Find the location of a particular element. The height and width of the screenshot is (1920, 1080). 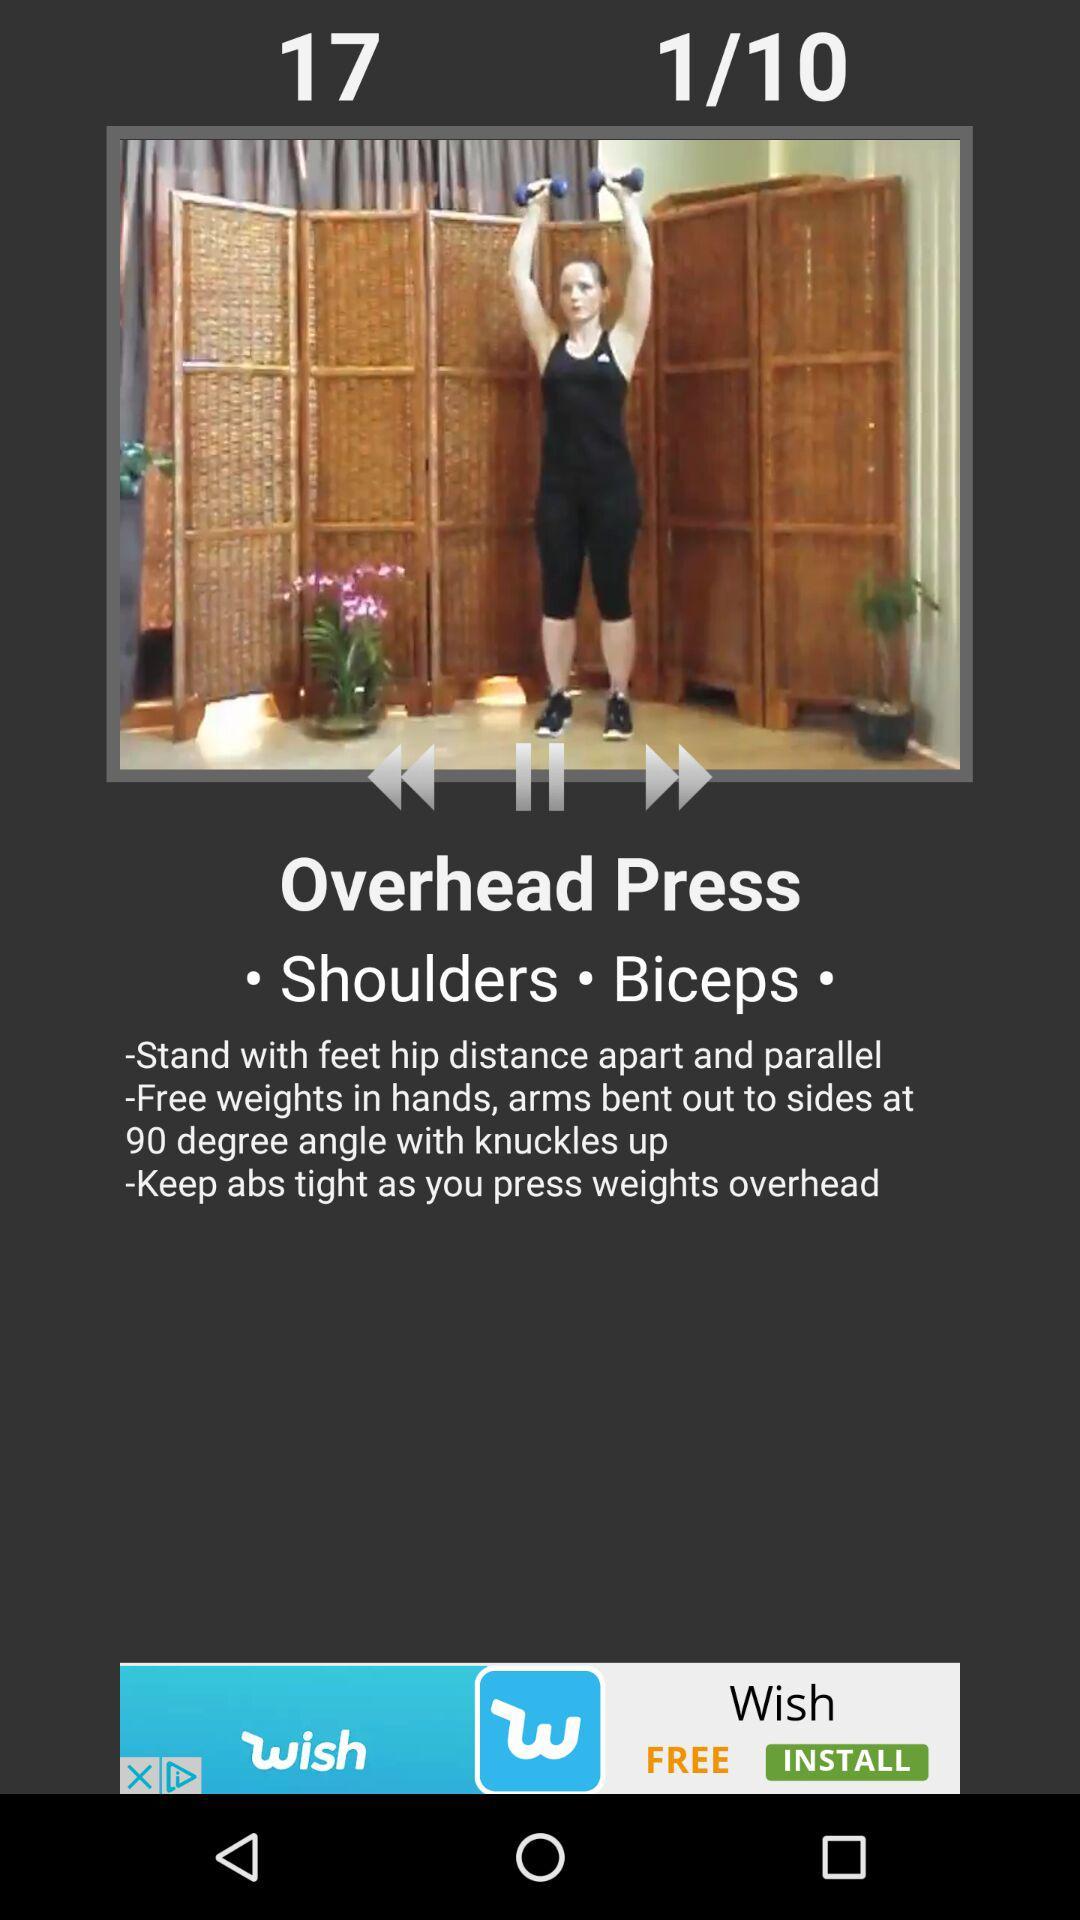

advertisement is located at coordinates (540, 1727).